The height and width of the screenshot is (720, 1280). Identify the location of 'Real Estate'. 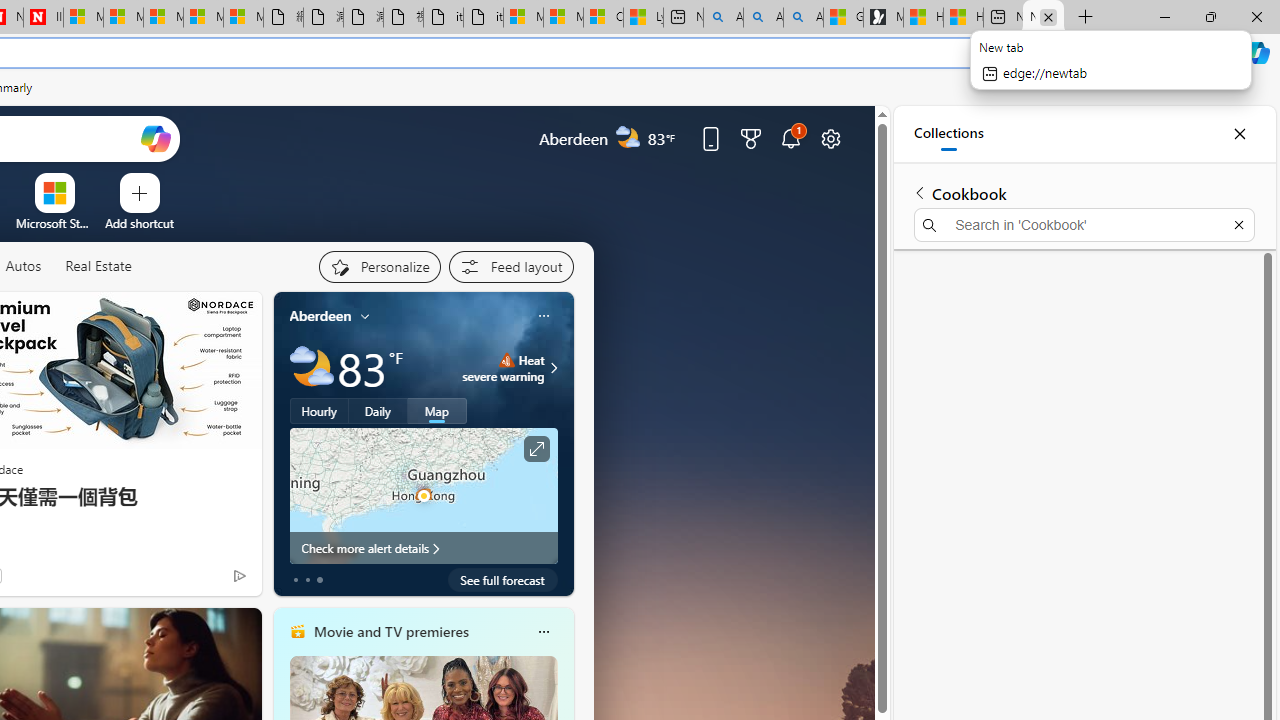
(97, 265).